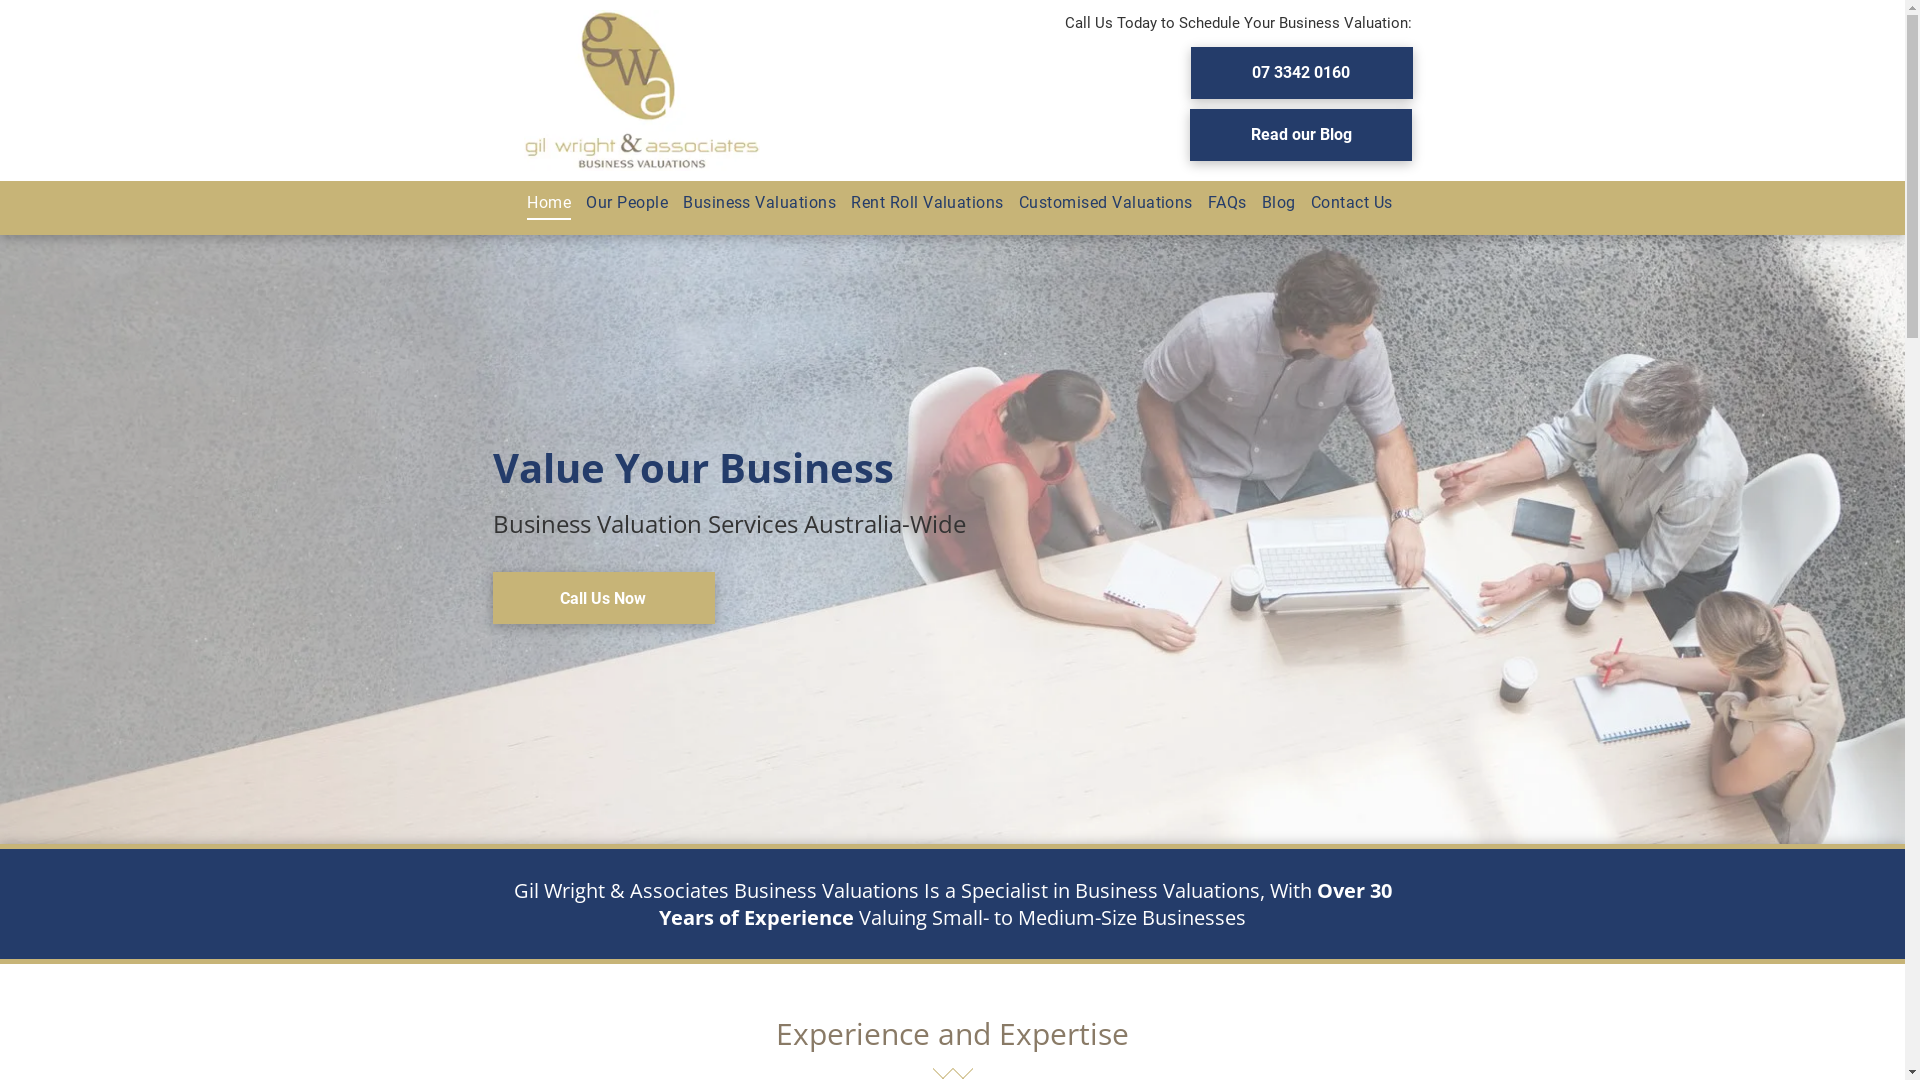 The height and width of the screenshot is (1080, 1920). Describe the element at coordinates (541, 203) in the screenshot. I see `'Home'` at that location.